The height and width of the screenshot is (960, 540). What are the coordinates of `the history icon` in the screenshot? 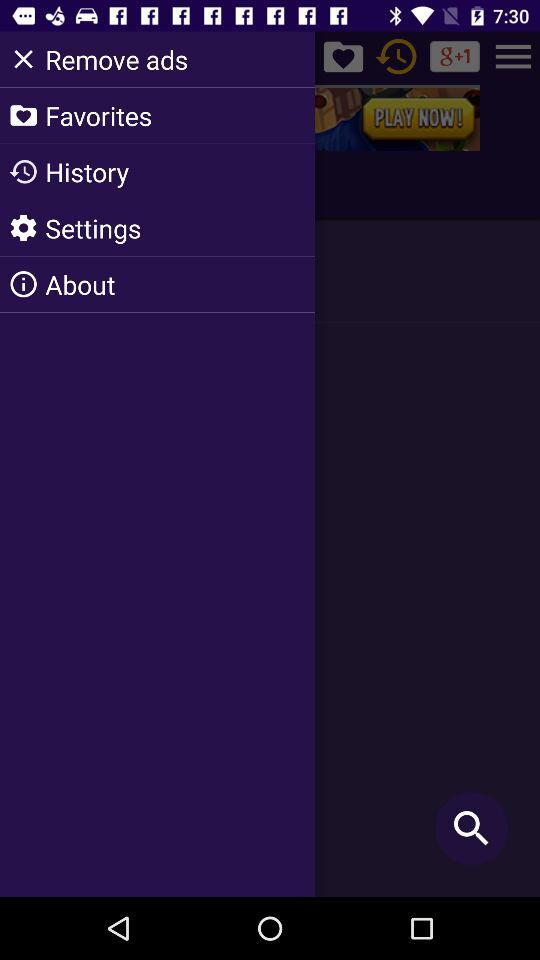 It's located at (28, 185).